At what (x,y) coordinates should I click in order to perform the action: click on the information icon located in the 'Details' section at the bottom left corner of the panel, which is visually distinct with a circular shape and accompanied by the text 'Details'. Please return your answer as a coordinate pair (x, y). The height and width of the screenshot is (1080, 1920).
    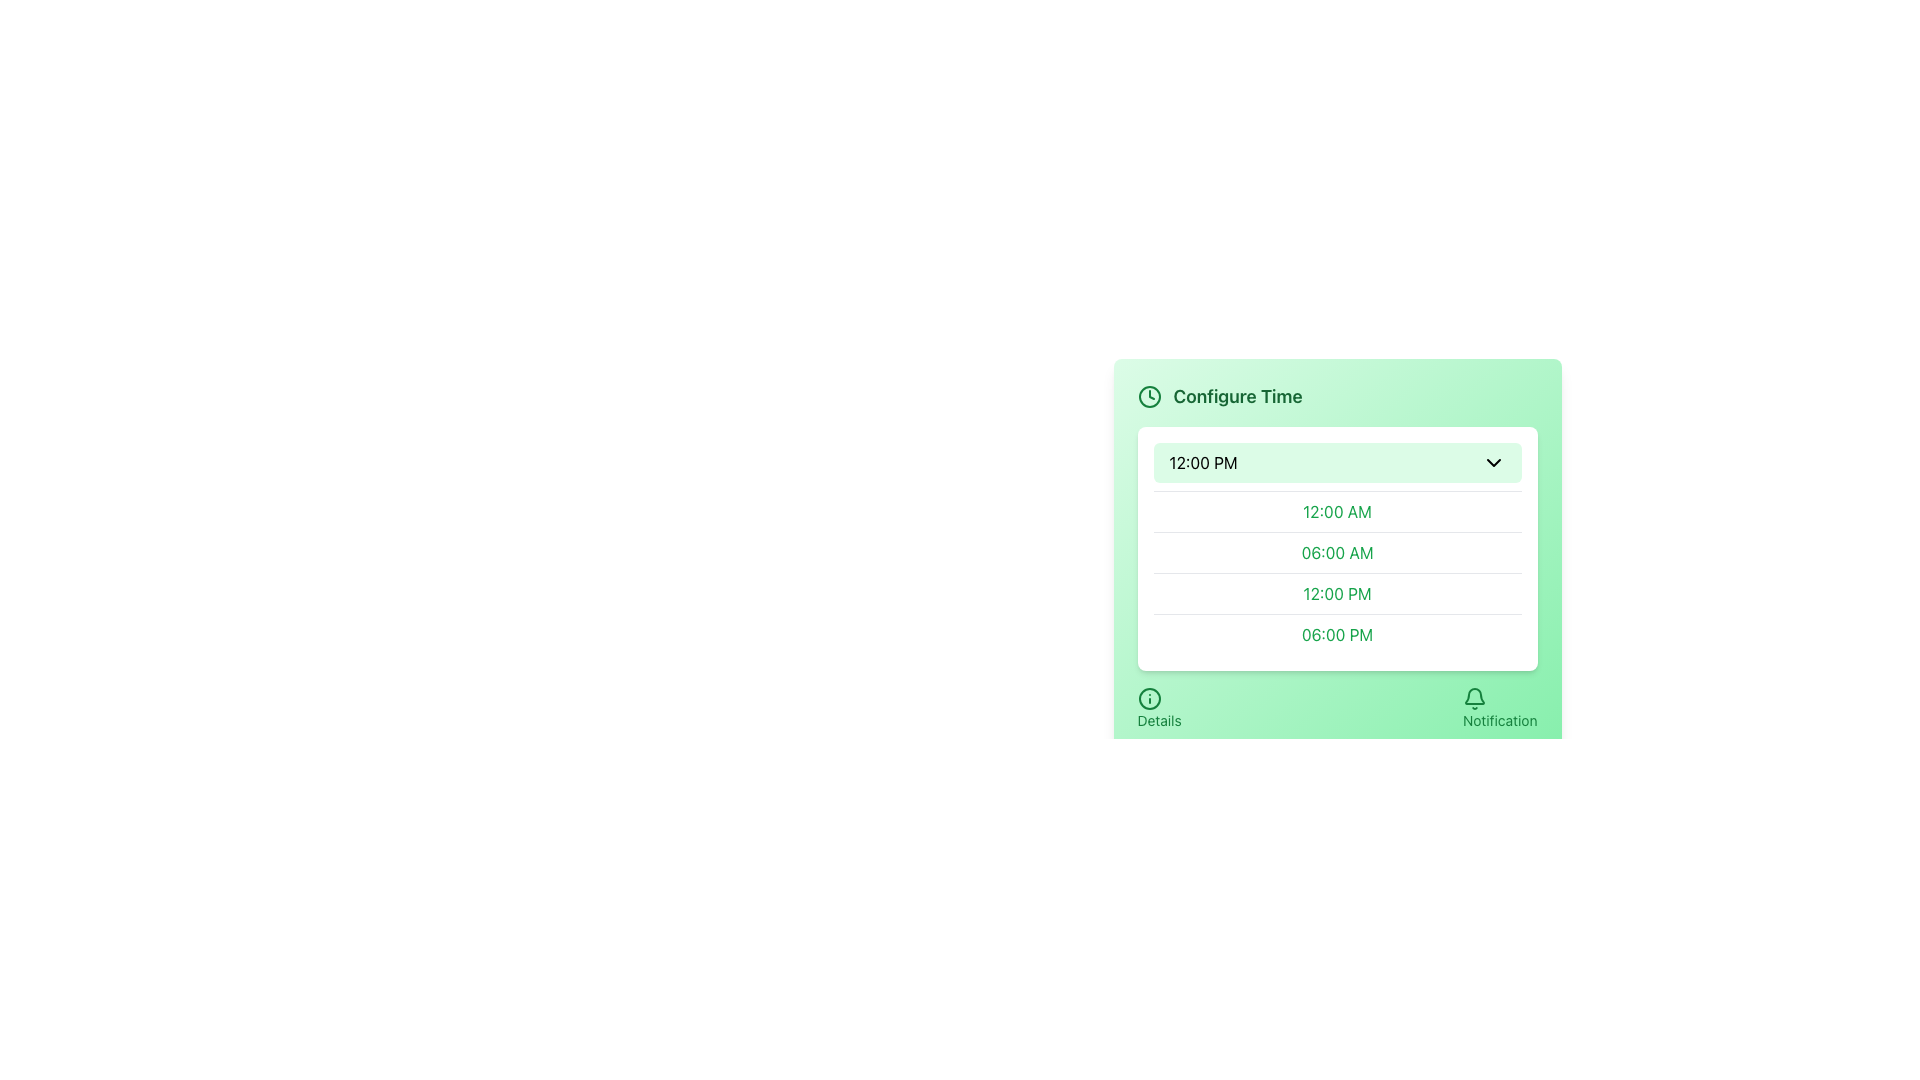
    Looking at the image, I should click on (1149, 697).